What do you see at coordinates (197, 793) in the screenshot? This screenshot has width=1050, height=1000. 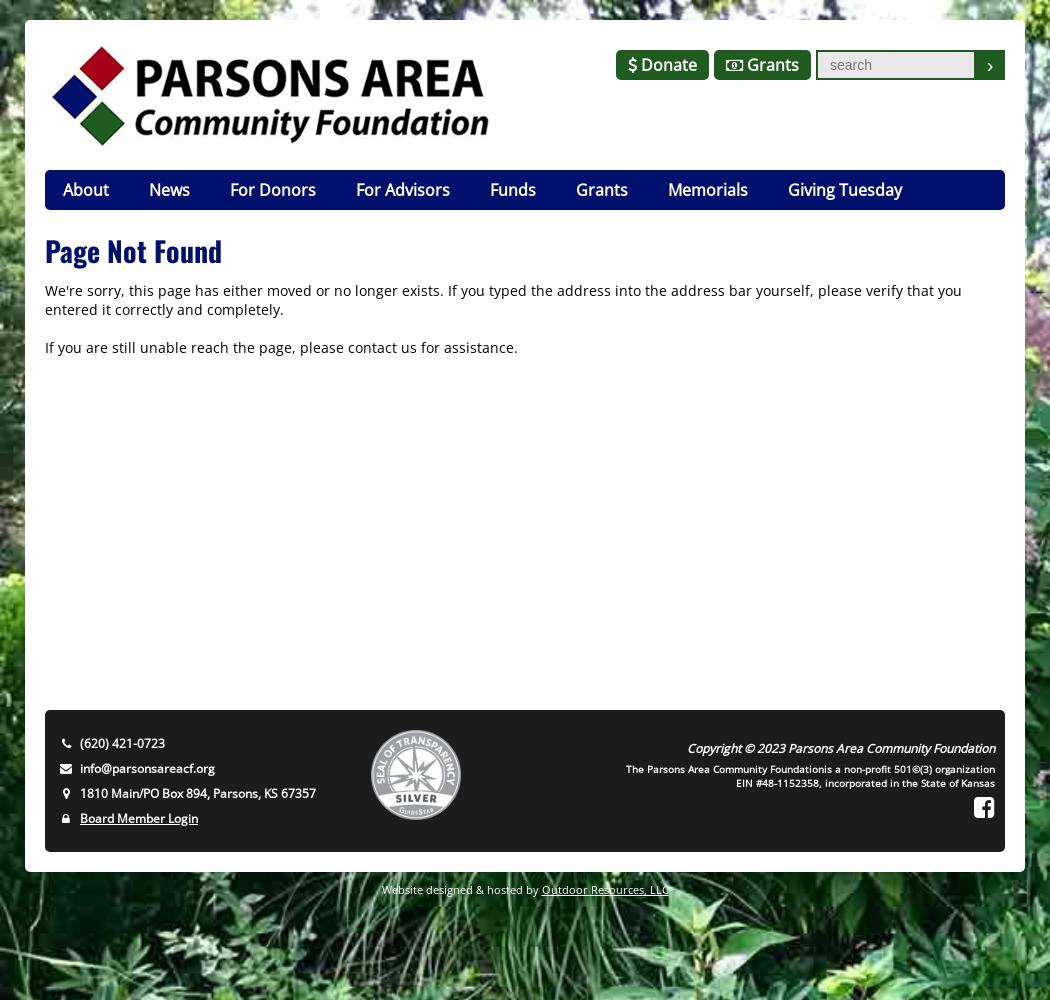 I see `'1810 Main/PO Box 894, Parsons, KS 67357'` at bounding box center [197, 793].